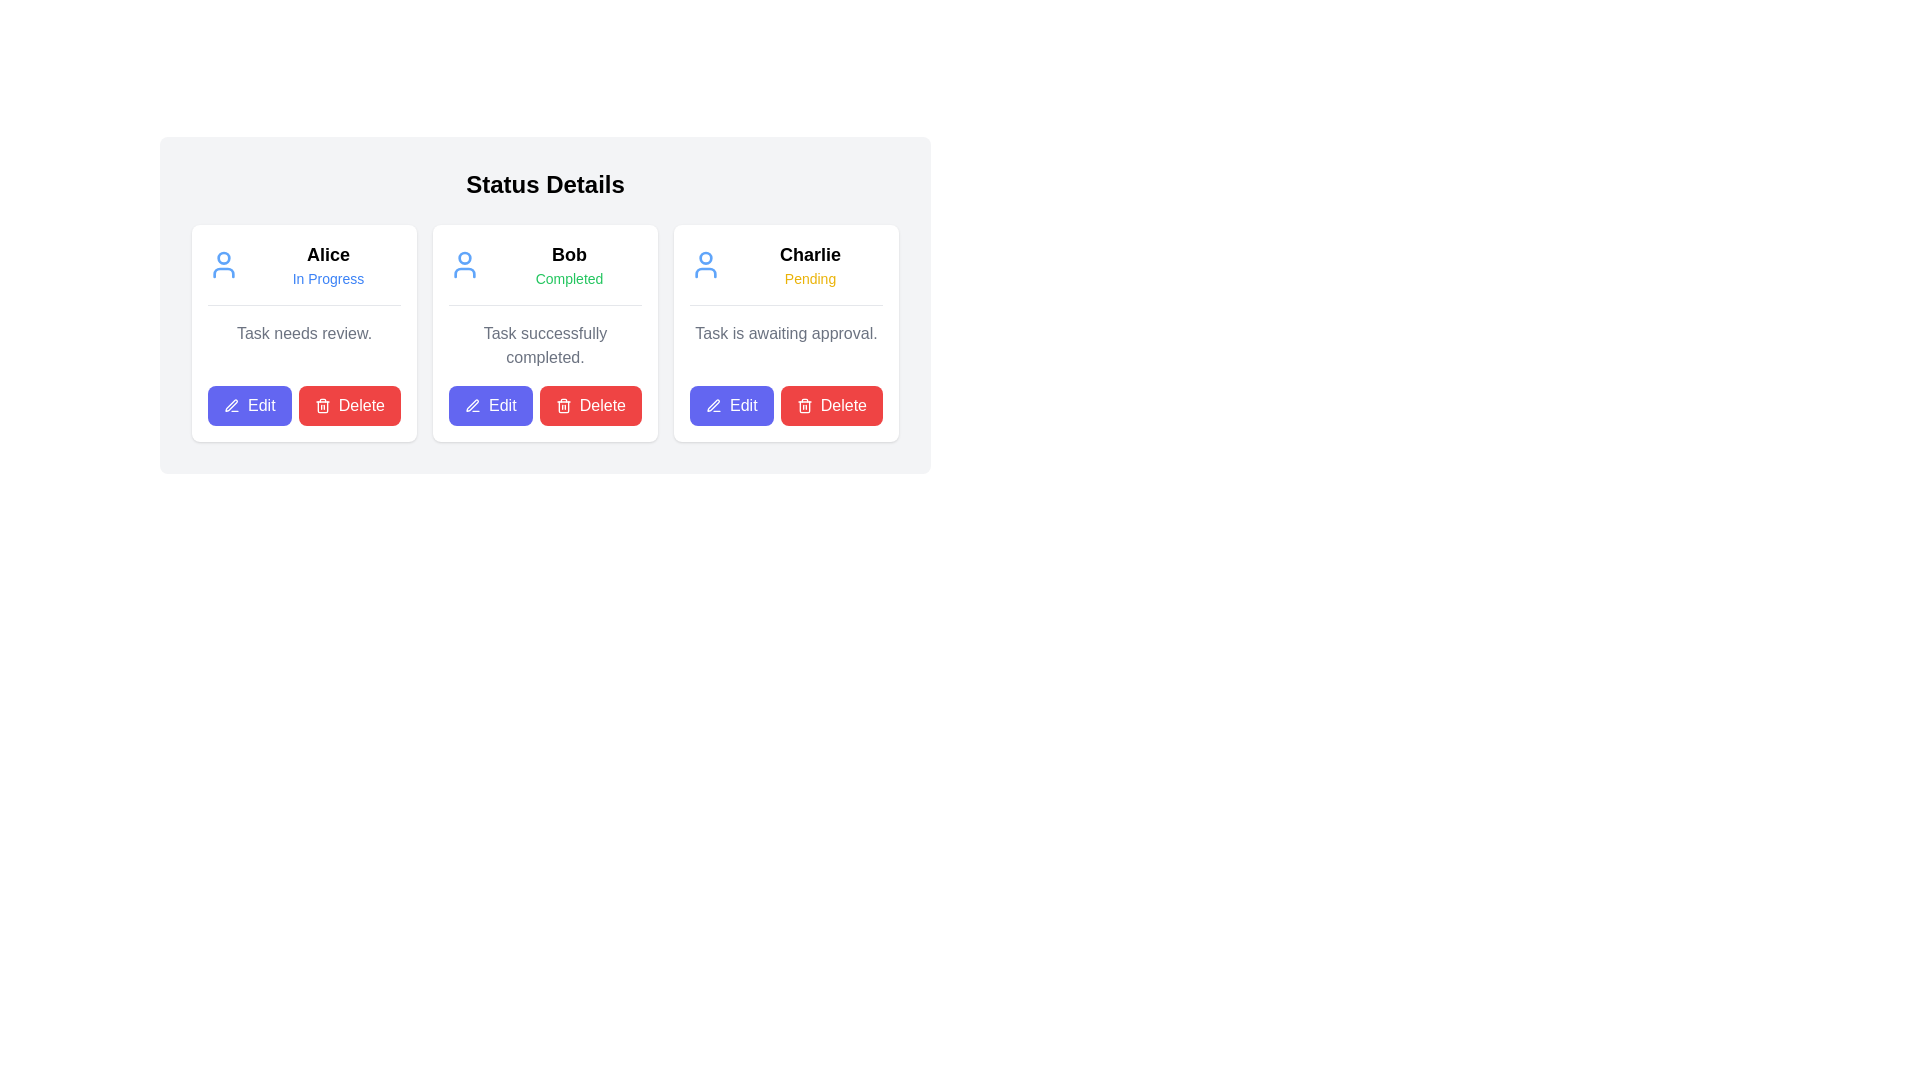 This screenshot has height=1080, width=1920. I want to click on the text segment displaying 'Task is awaiting approval.' located in the card labeled 'Charlie', positioned underneath a line separator and above the buttons 'Edit' and 'Delete', so click(785, 345).